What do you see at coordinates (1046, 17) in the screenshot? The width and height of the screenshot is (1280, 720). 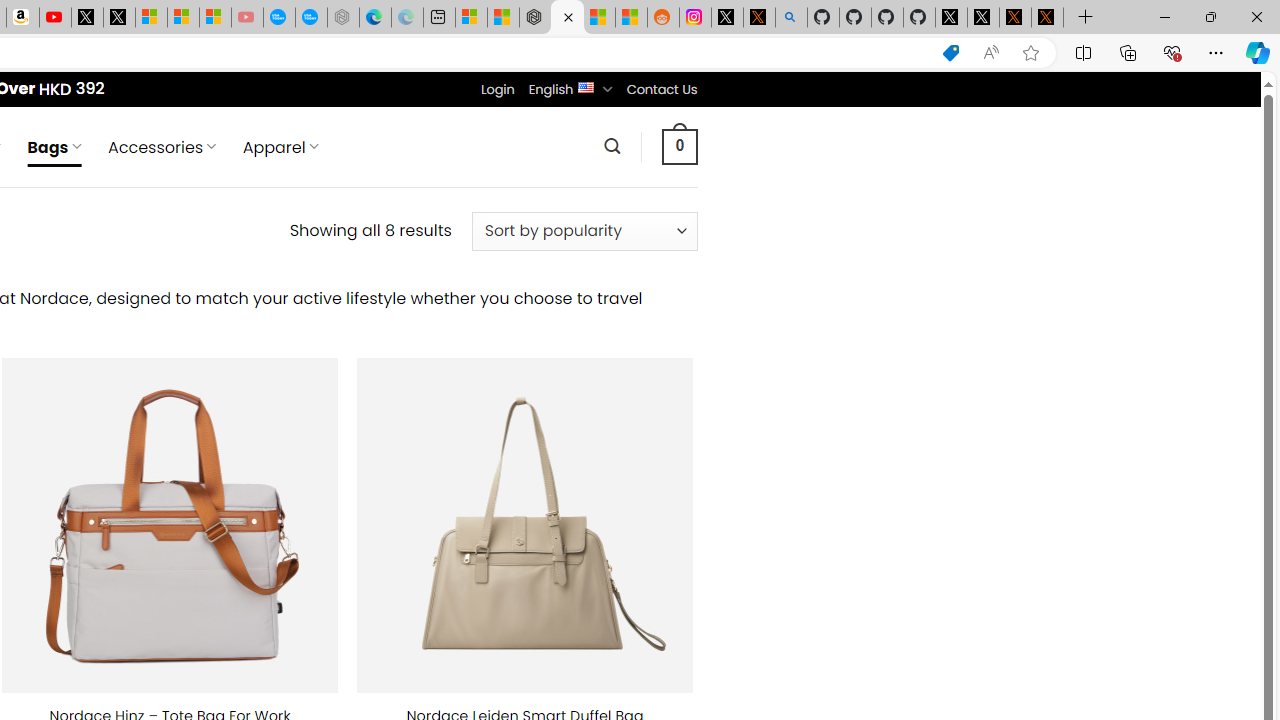 I see `'X Privacy Policy'` at bounding box center [1046, 17].